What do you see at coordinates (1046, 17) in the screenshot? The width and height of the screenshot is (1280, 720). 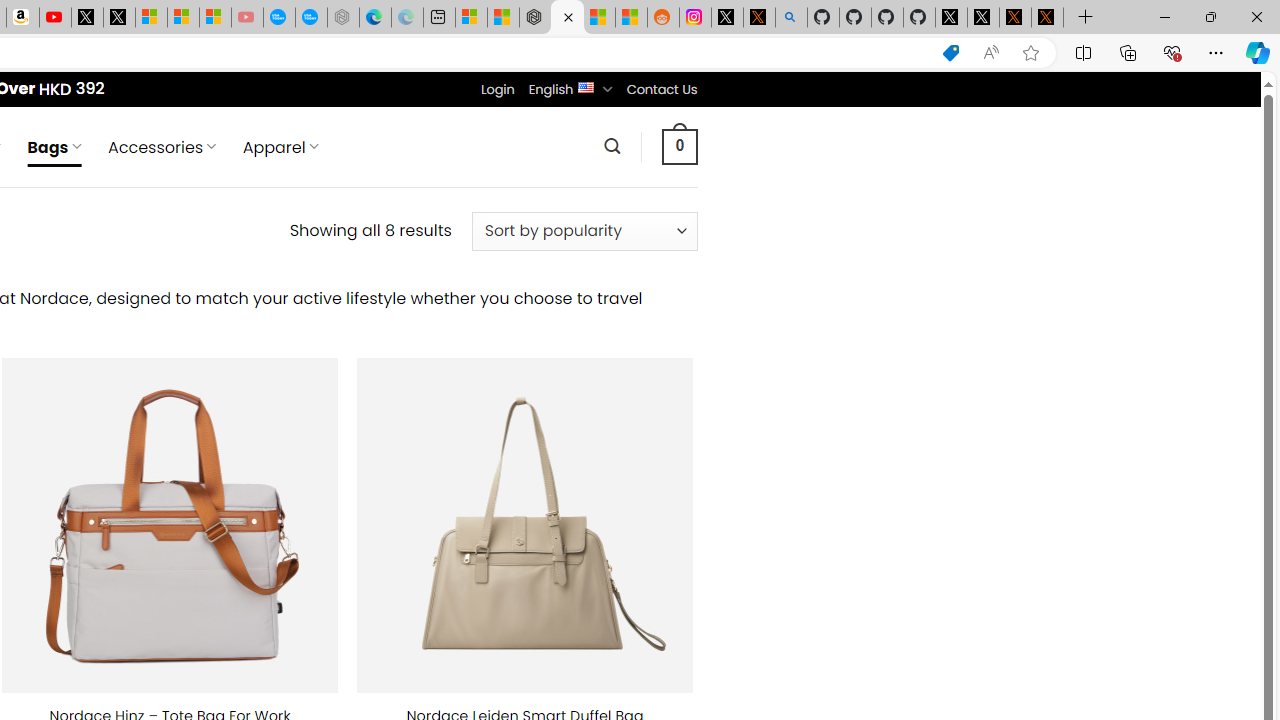 I see `'X Privacy Policy'` at bounding box center [1046, 17].